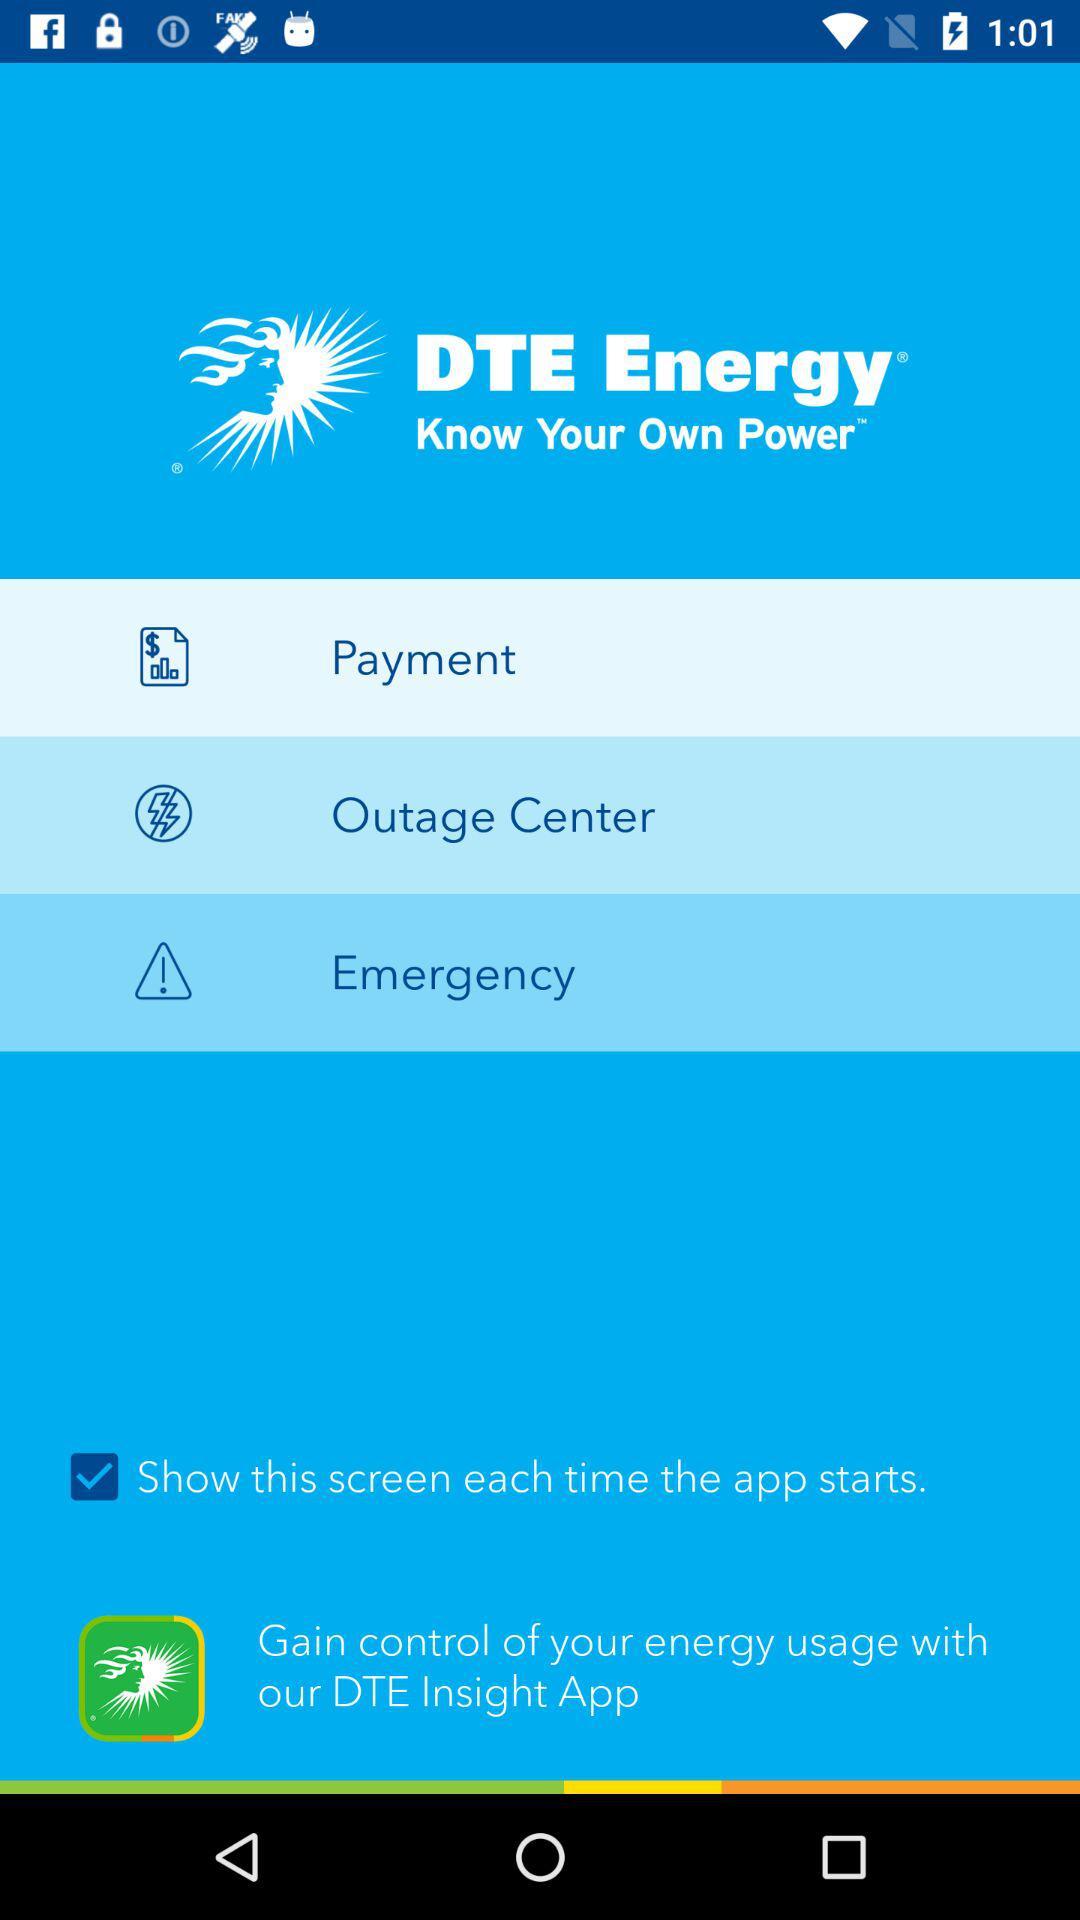 Image resolution: width=1080 pixels, height=1920 pixels. I want to click on the icon below outage center icon, so click(540, 972).